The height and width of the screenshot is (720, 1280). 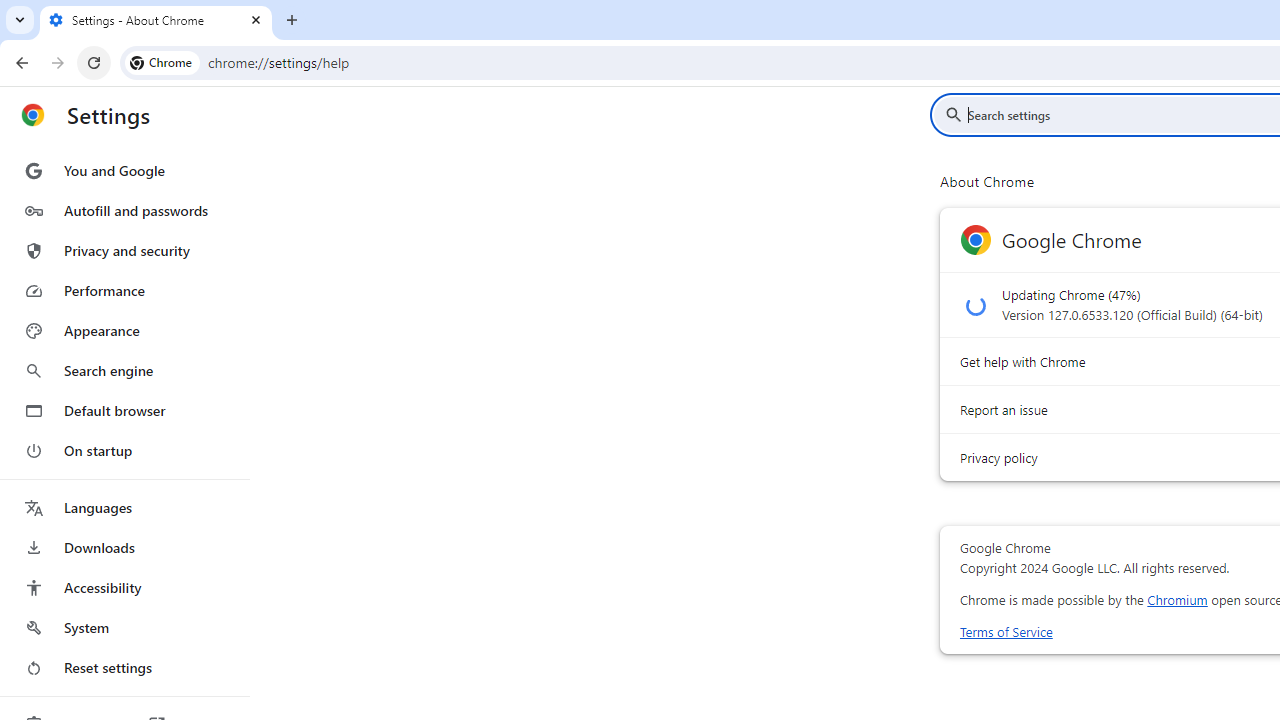 I want to click on 'Autofill and passwords', so click(x=123, y=210).